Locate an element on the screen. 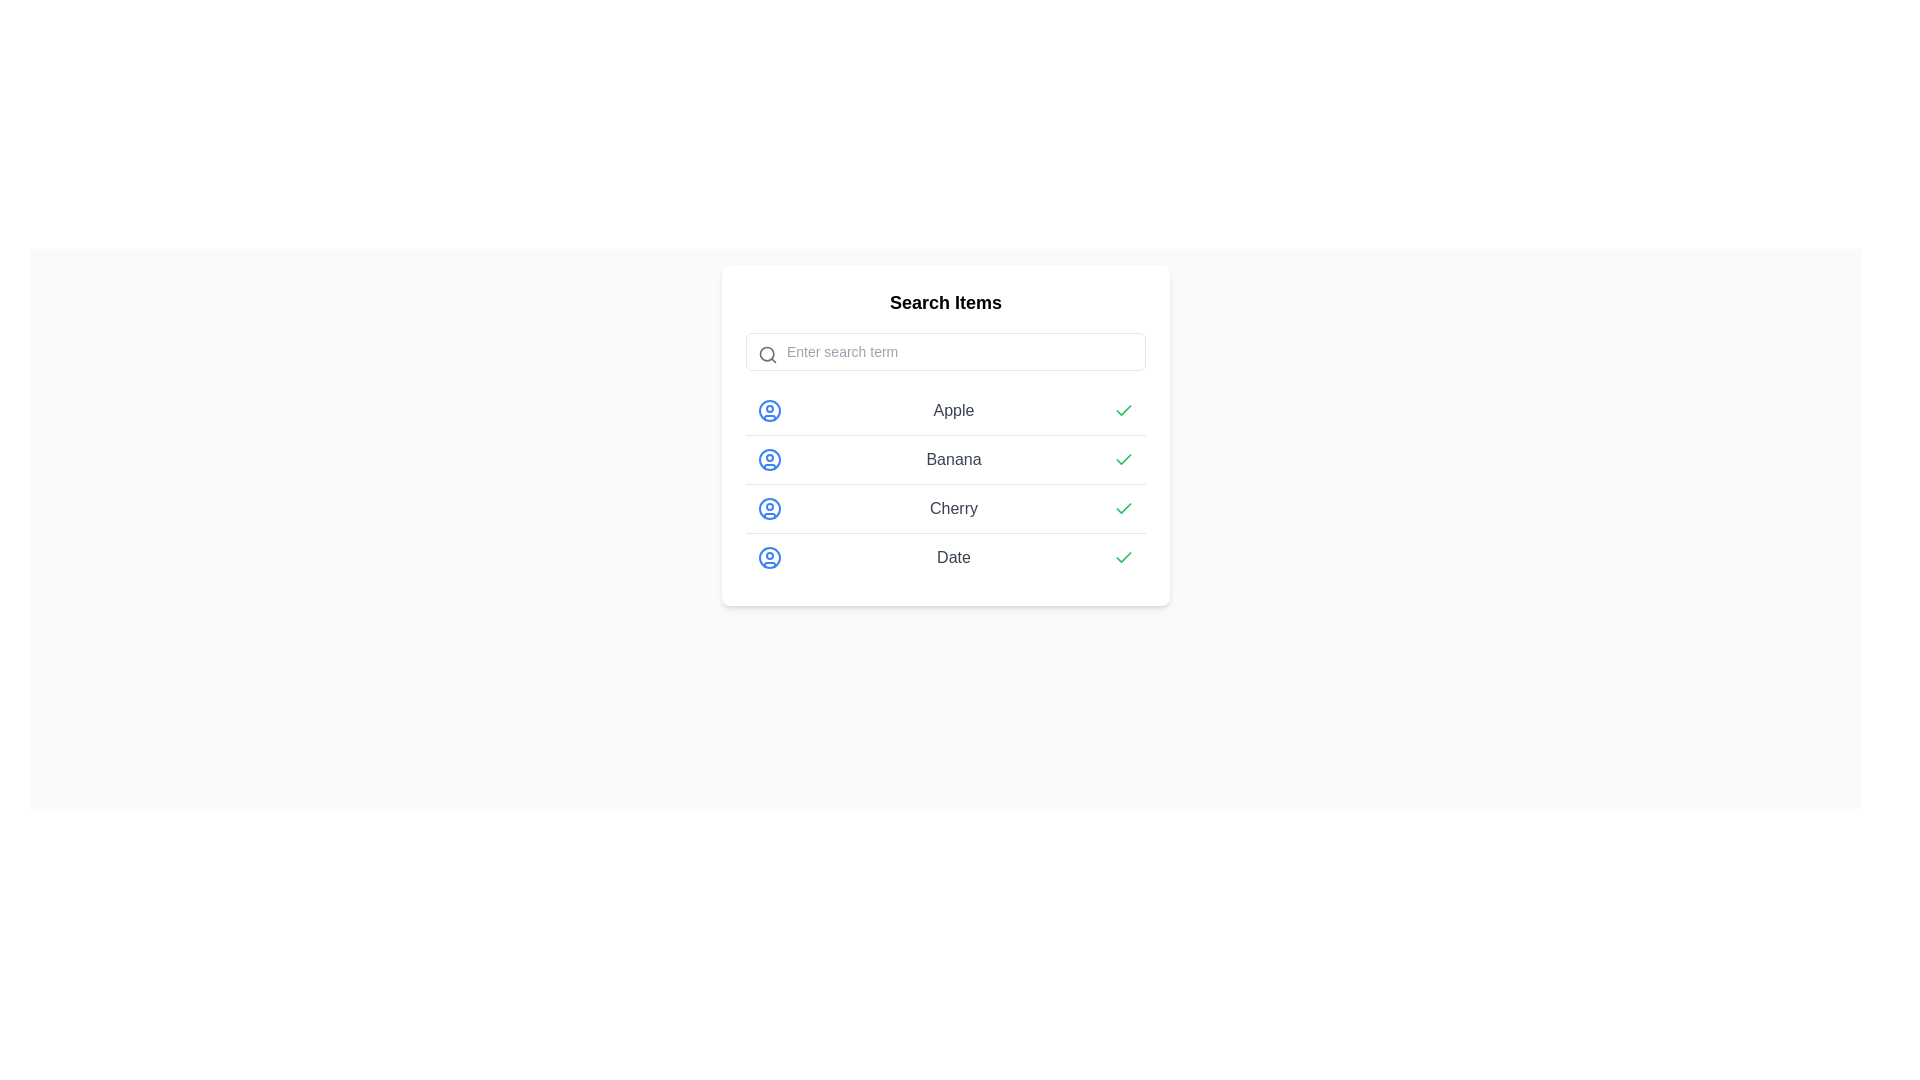 This screenshot has height=1080, width=1920. the label element that serves as a title for the interactive list item named 'Date', located in the fourth position from the top, between a user icon and a green checkmark is located at coordinates (953, 558).